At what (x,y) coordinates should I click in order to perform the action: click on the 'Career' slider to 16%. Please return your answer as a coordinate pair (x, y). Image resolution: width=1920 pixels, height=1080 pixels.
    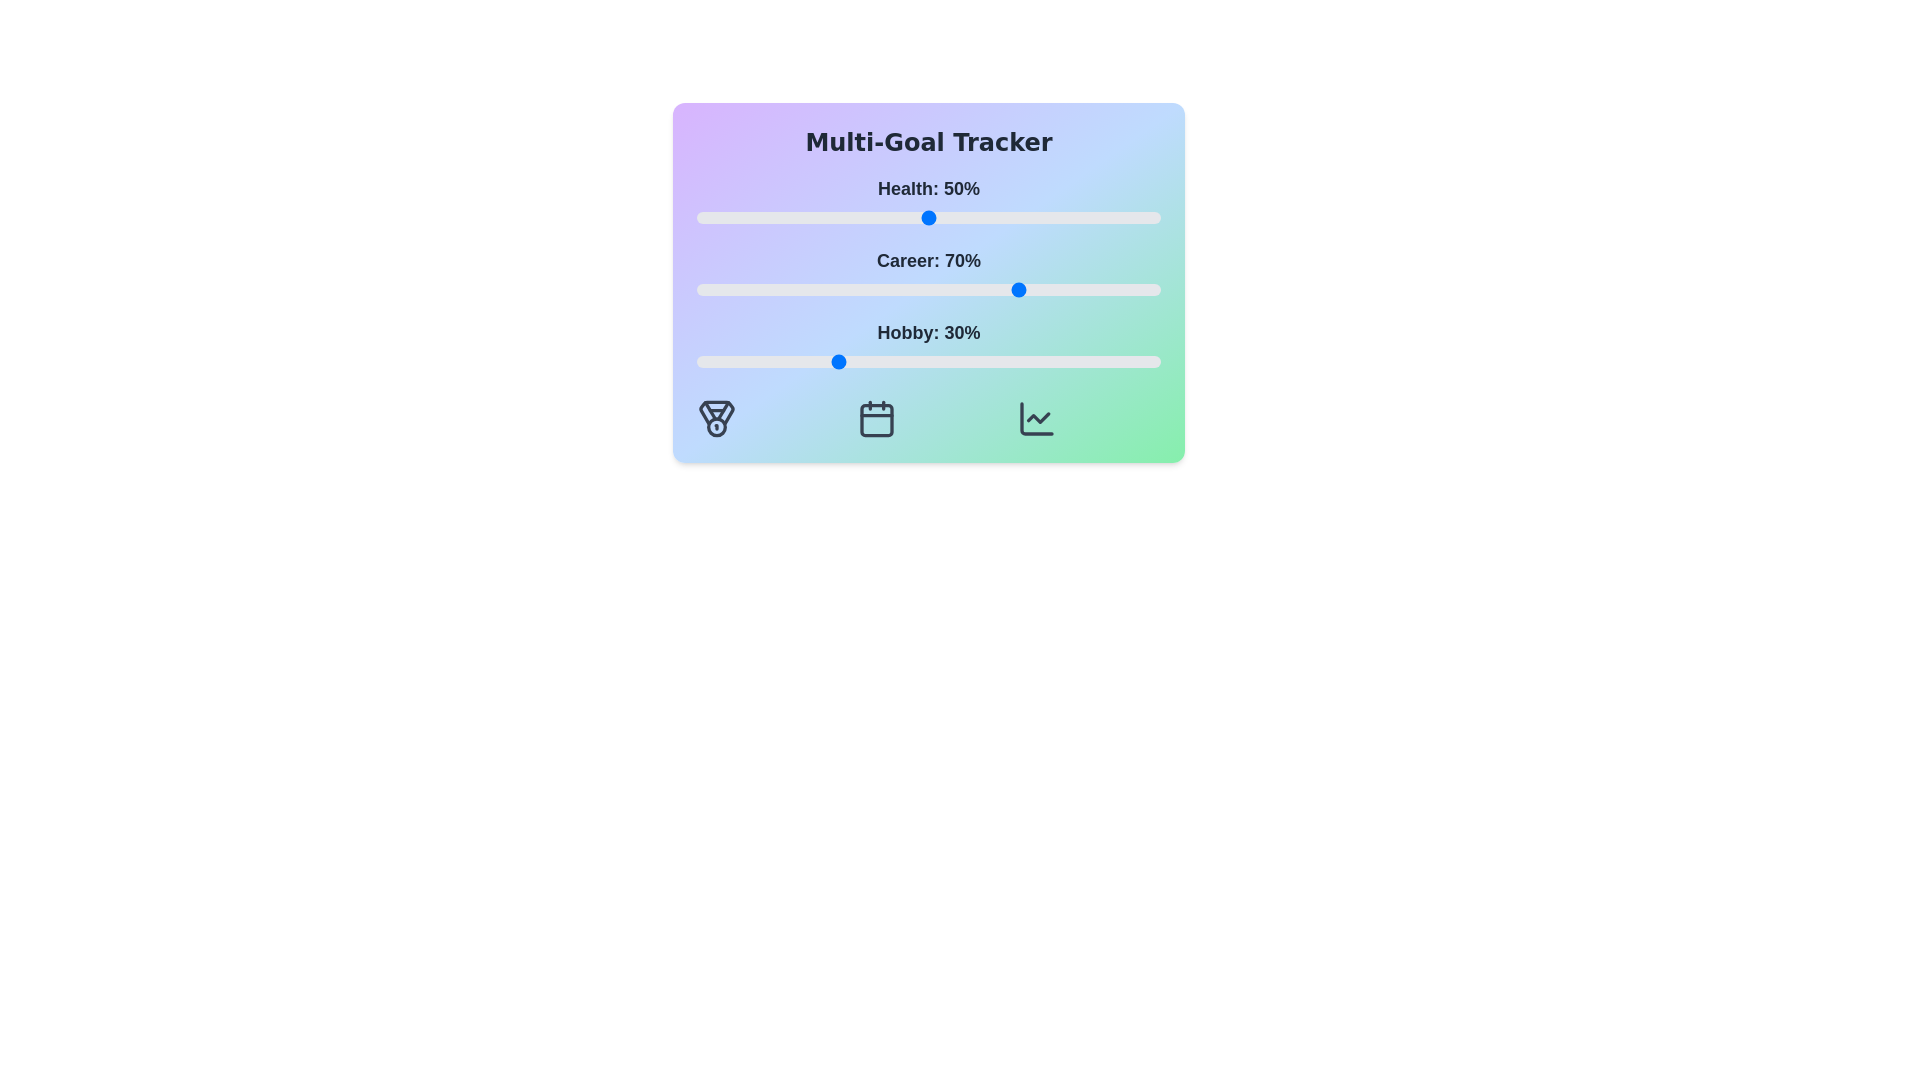
    Looking at the image, I should click on (770, 289).